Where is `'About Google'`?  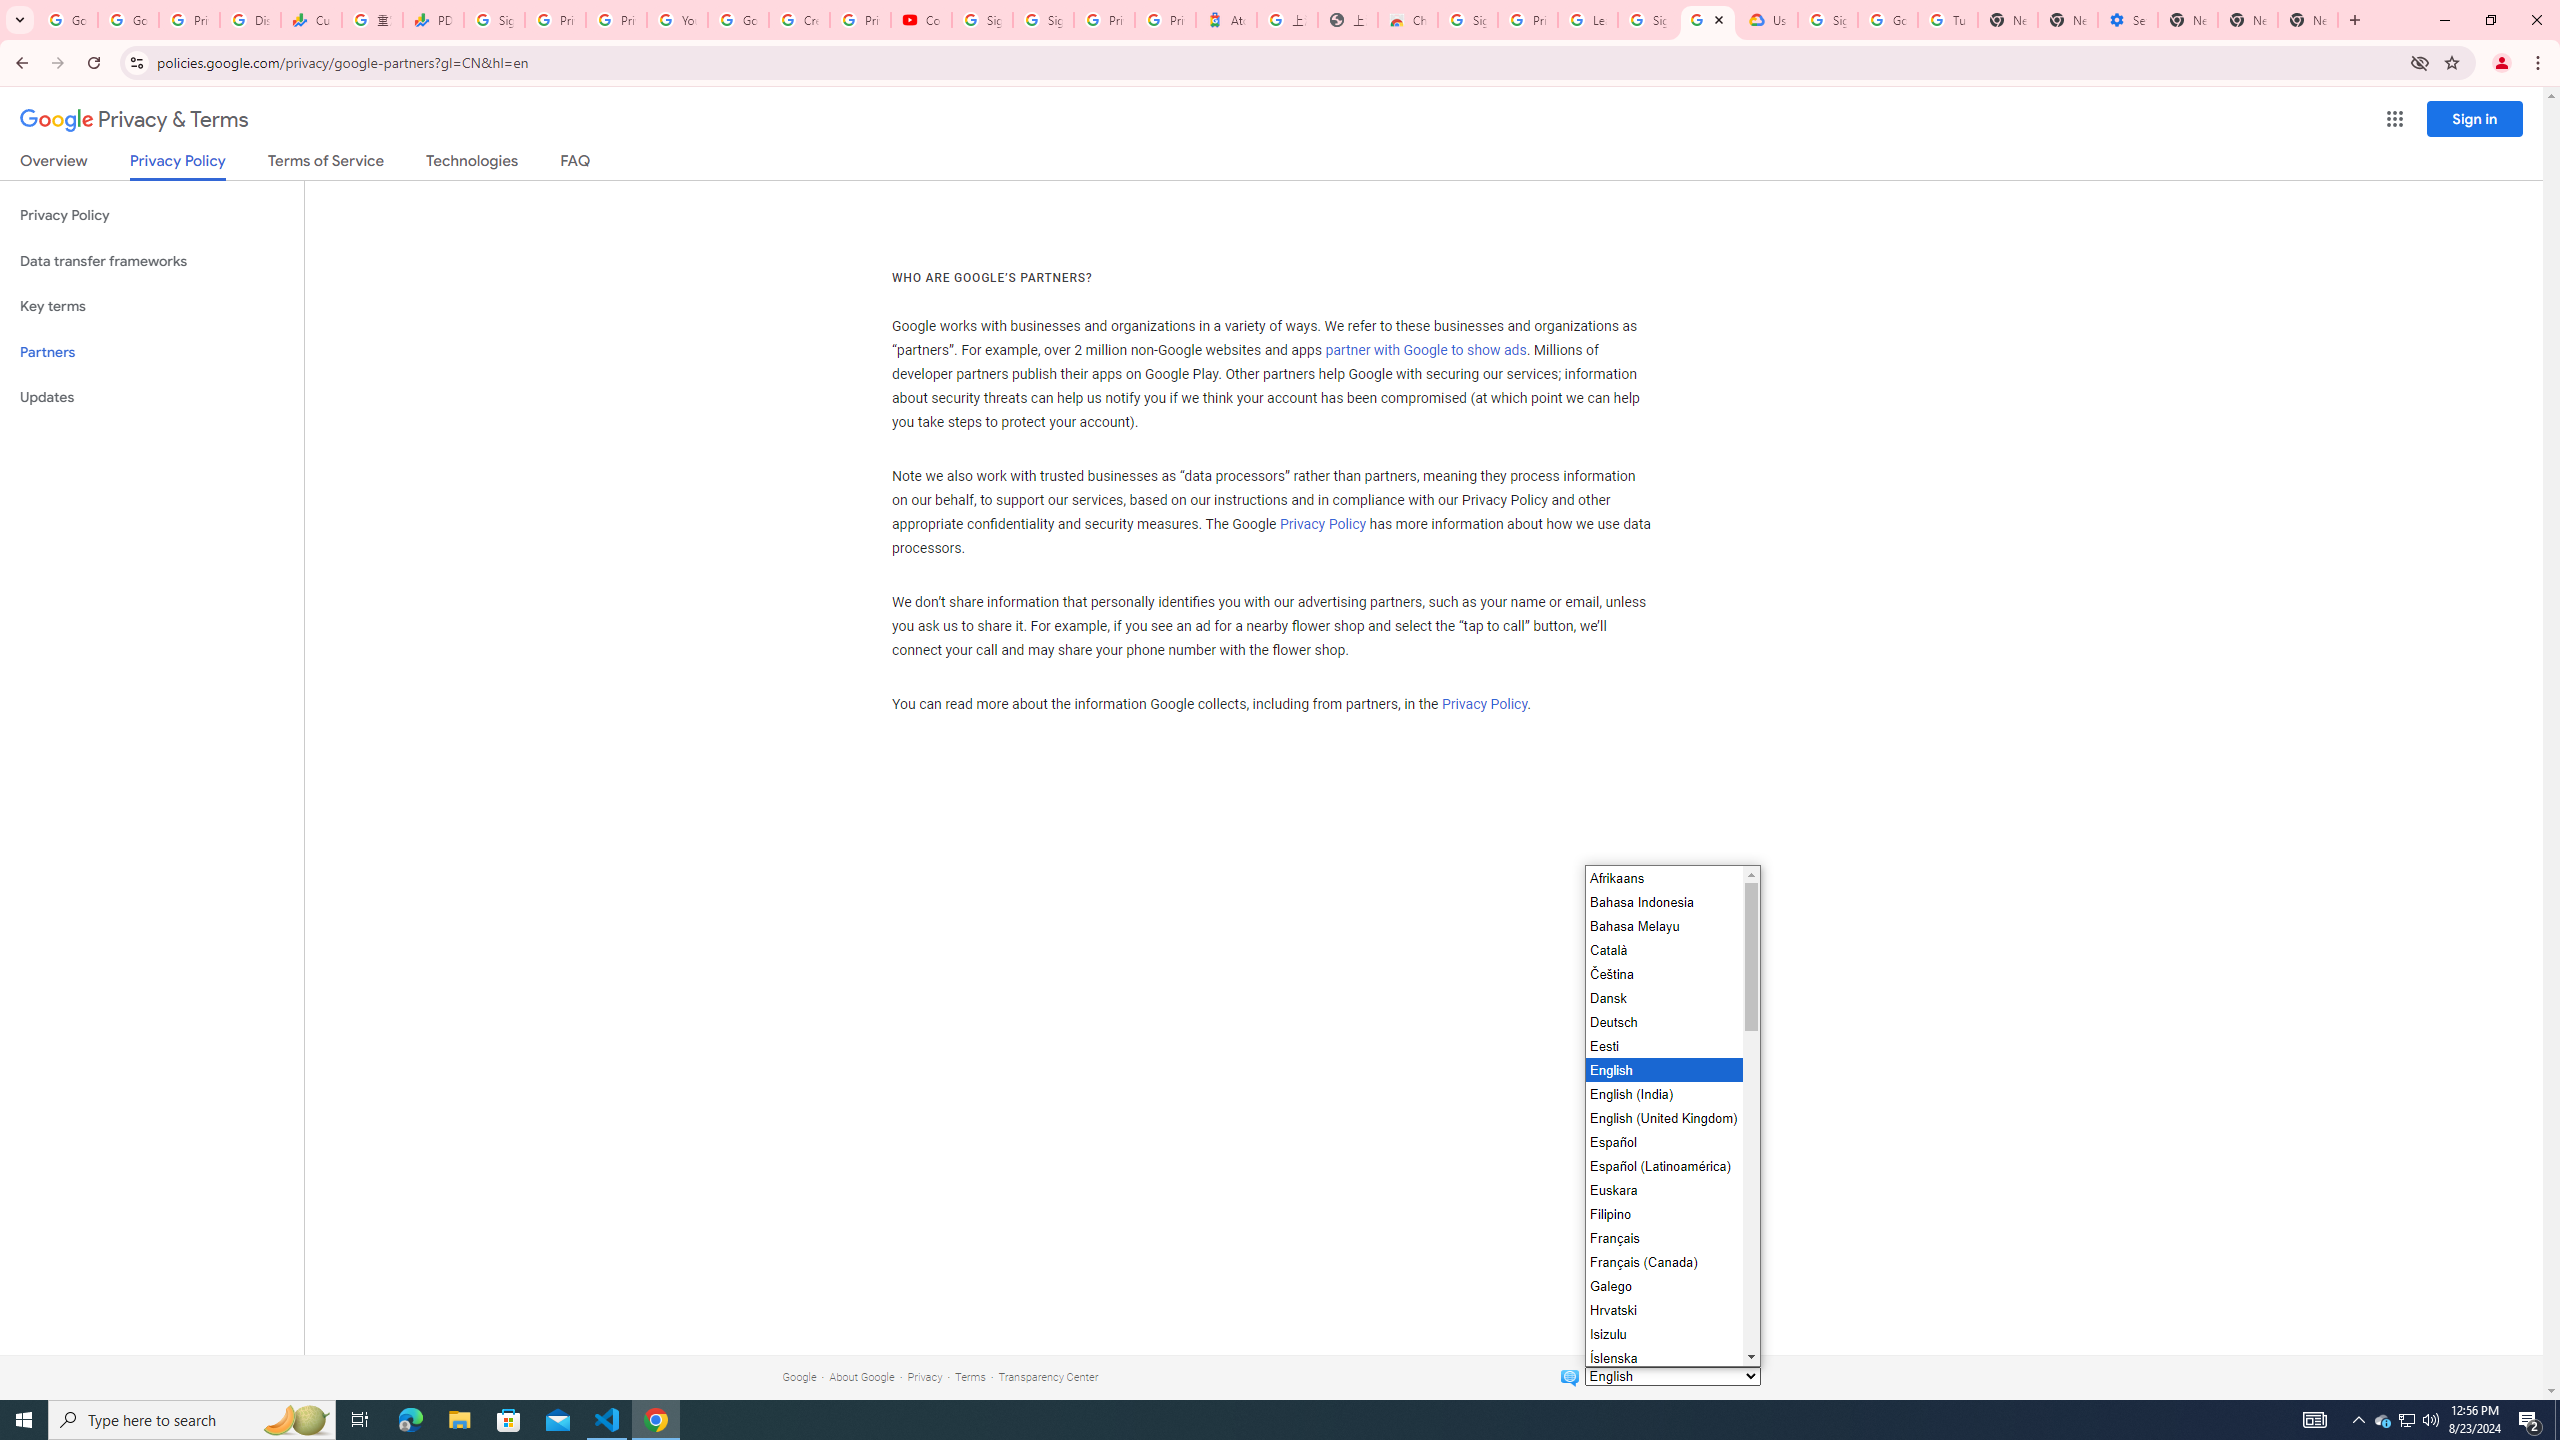 'About Google' is located at coordinates (861, 1376).